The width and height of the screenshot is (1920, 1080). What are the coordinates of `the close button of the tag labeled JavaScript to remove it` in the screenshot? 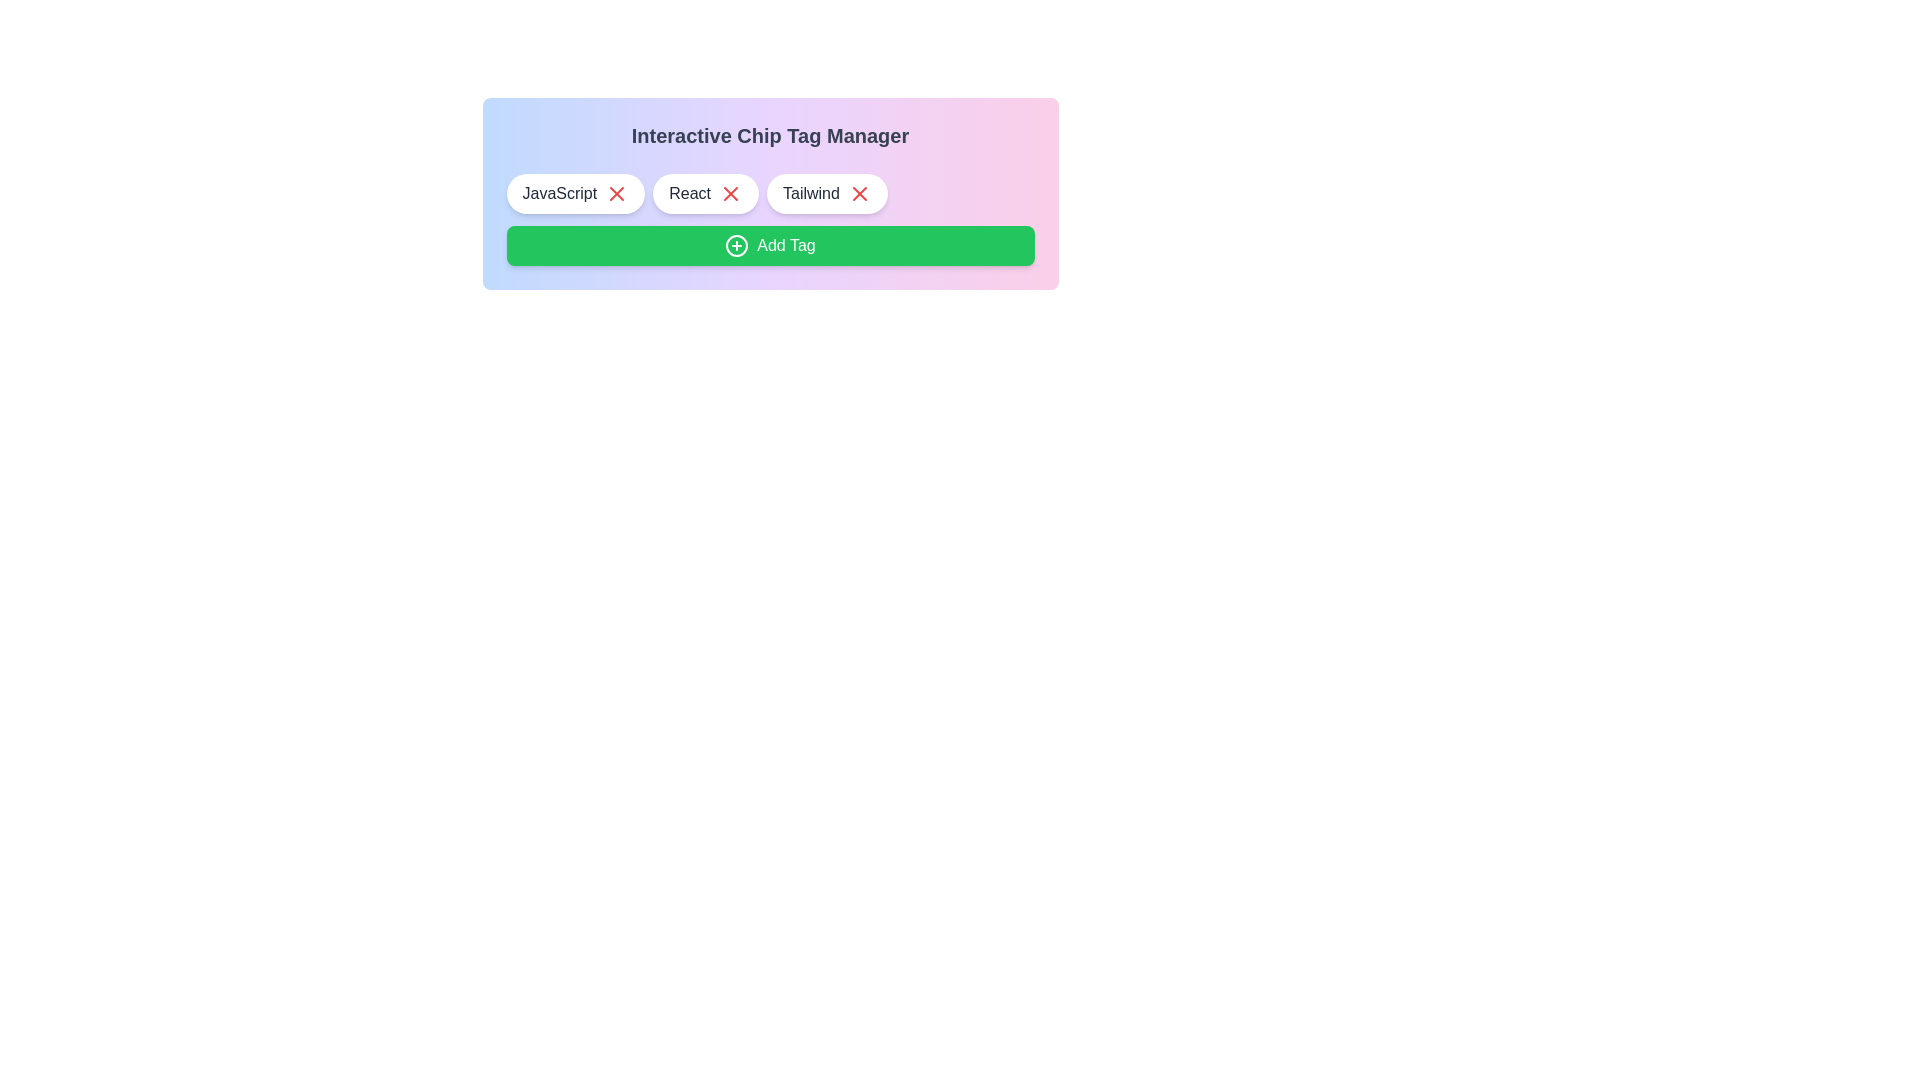 It's located at (616, 193).